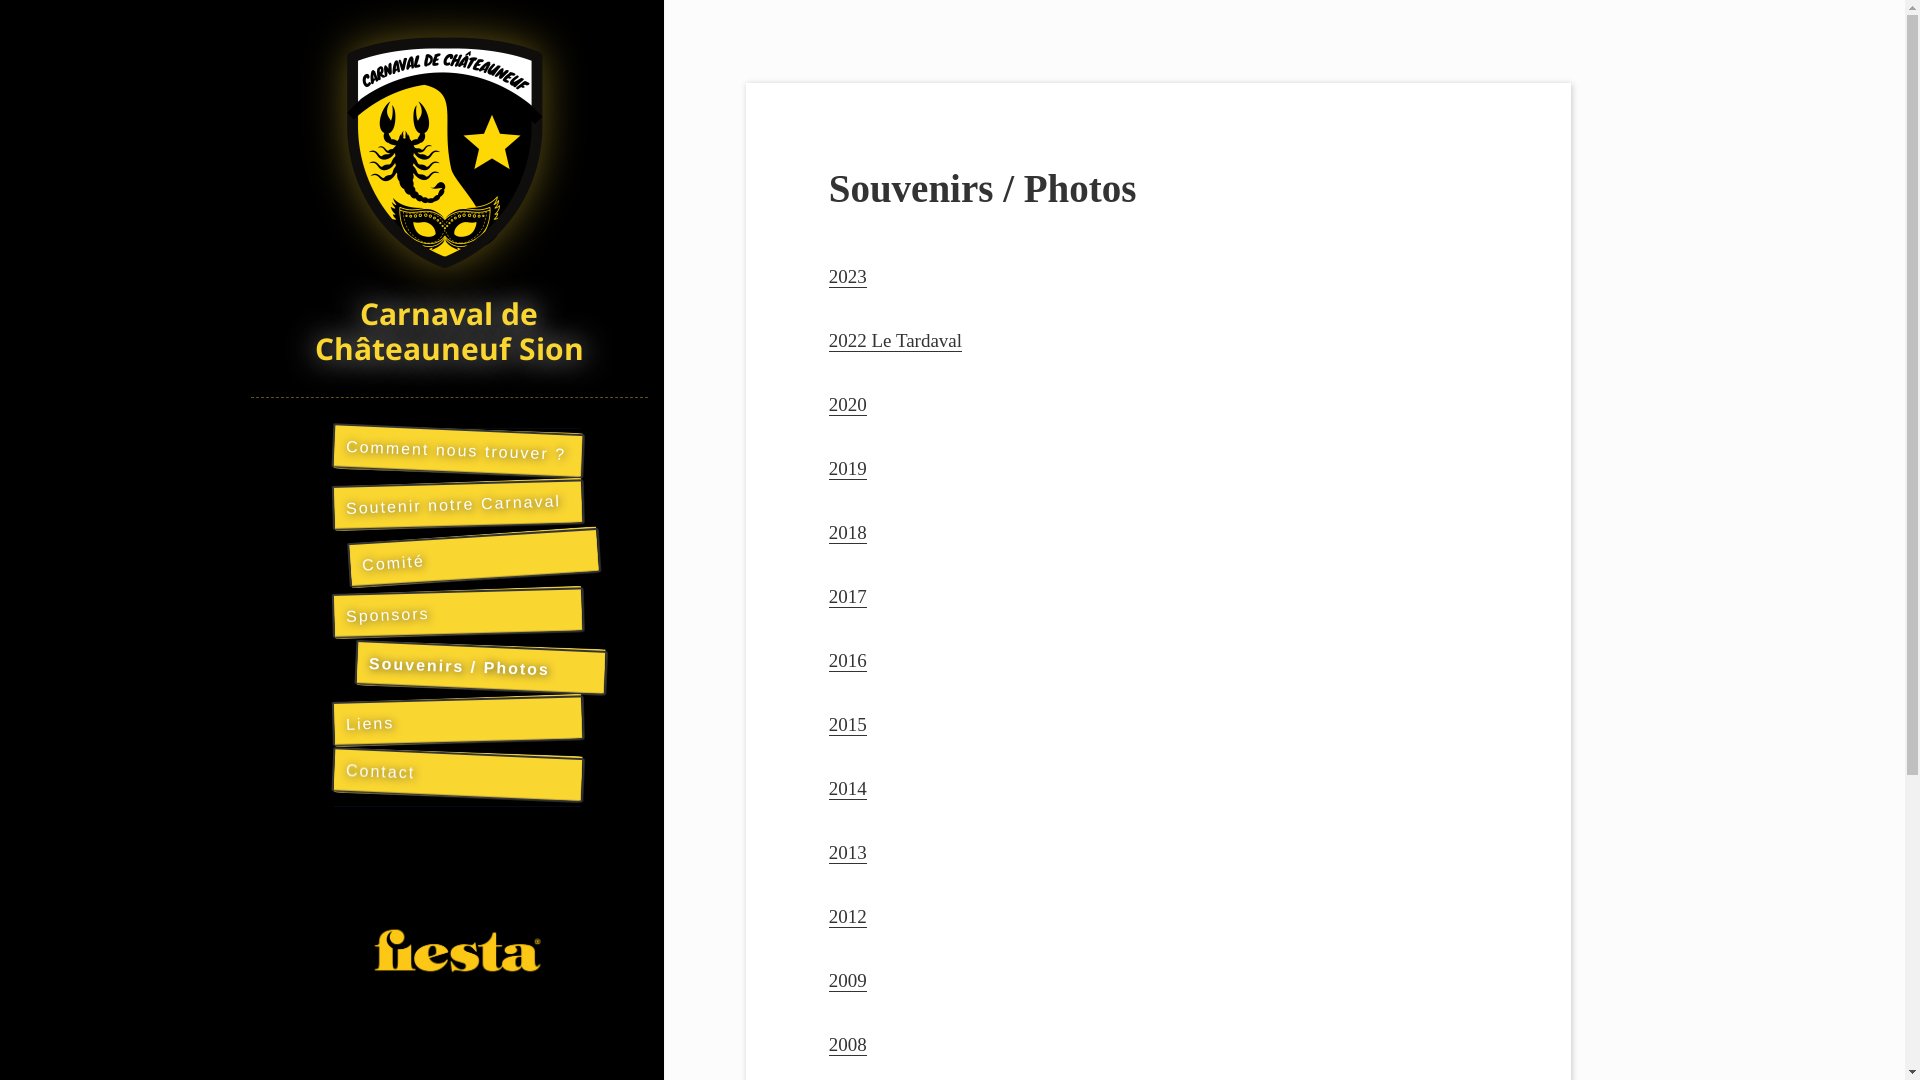 The image size is (1920, 1080). Describe the element at coordinates (848, 596) in the screenshot. I see `'2017'` at that location.